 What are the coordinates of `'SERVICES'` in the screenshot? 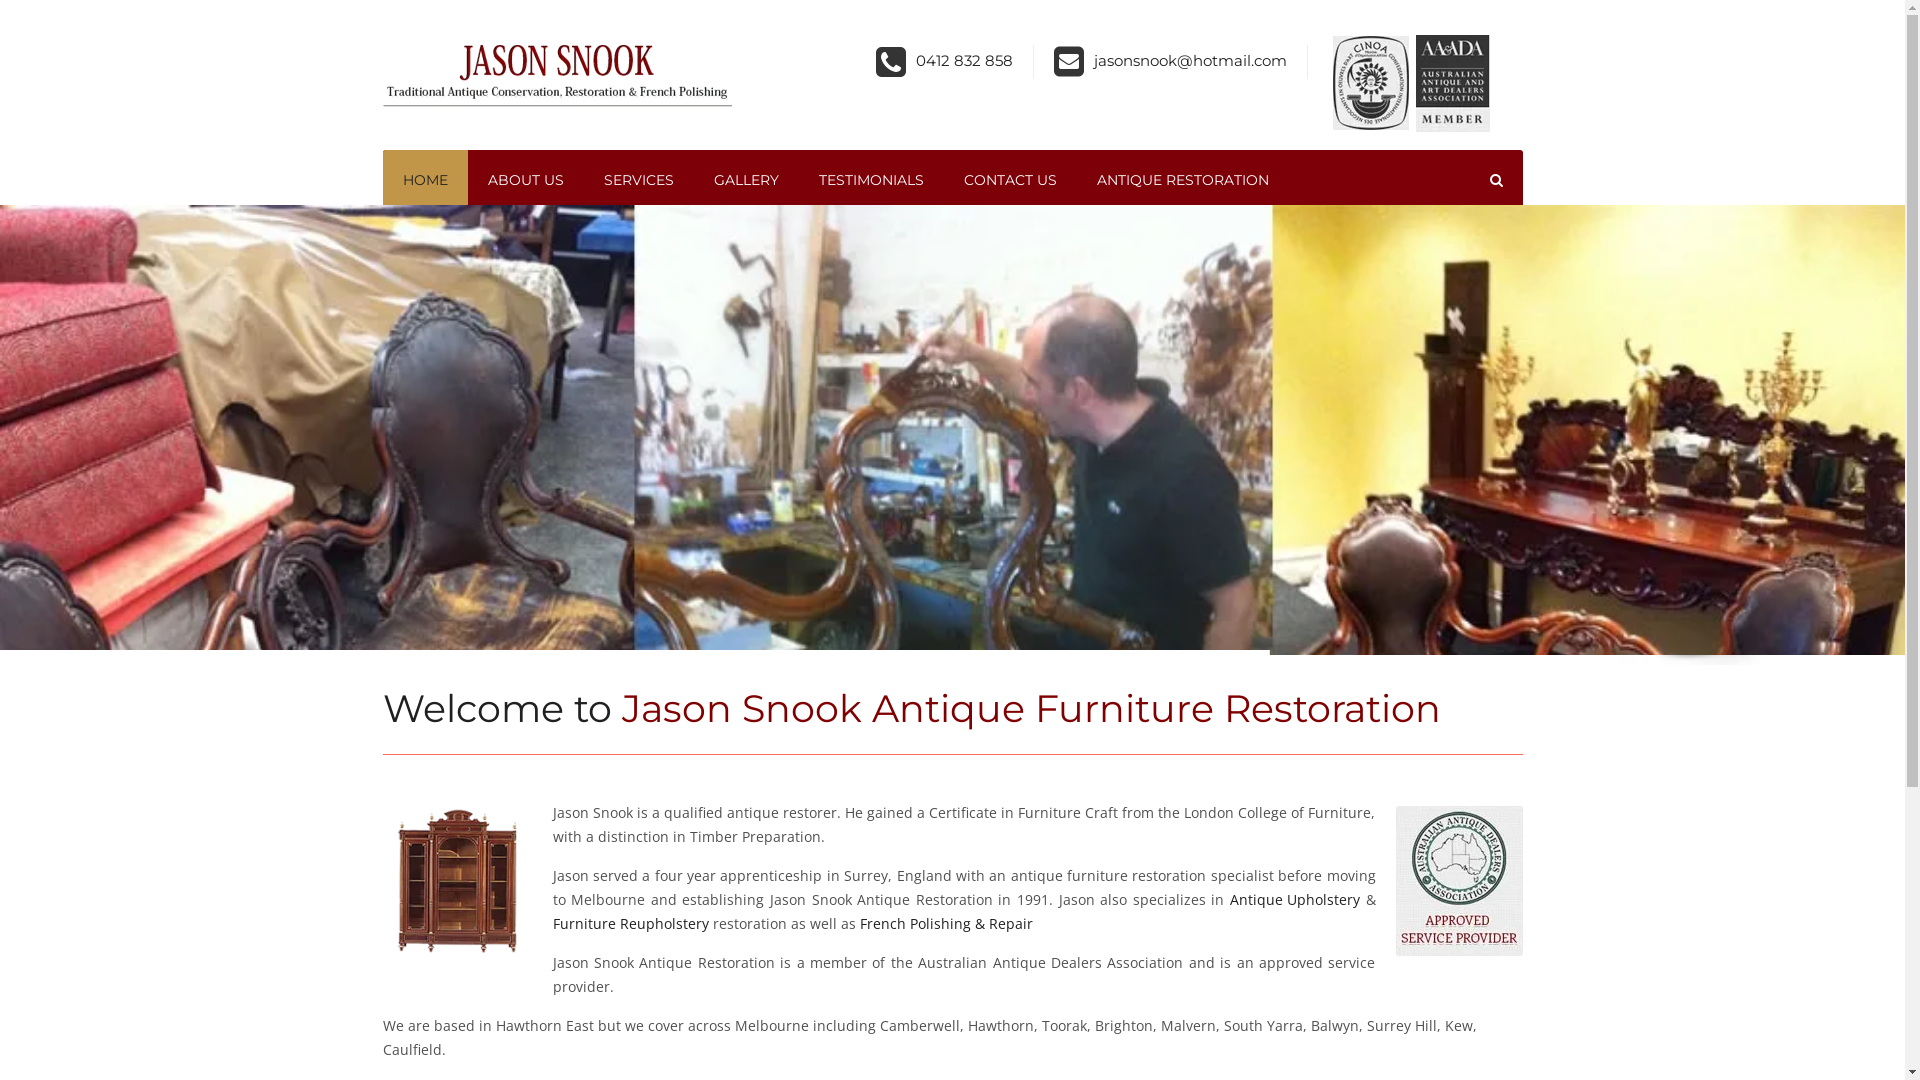 It's located at (583, 180).